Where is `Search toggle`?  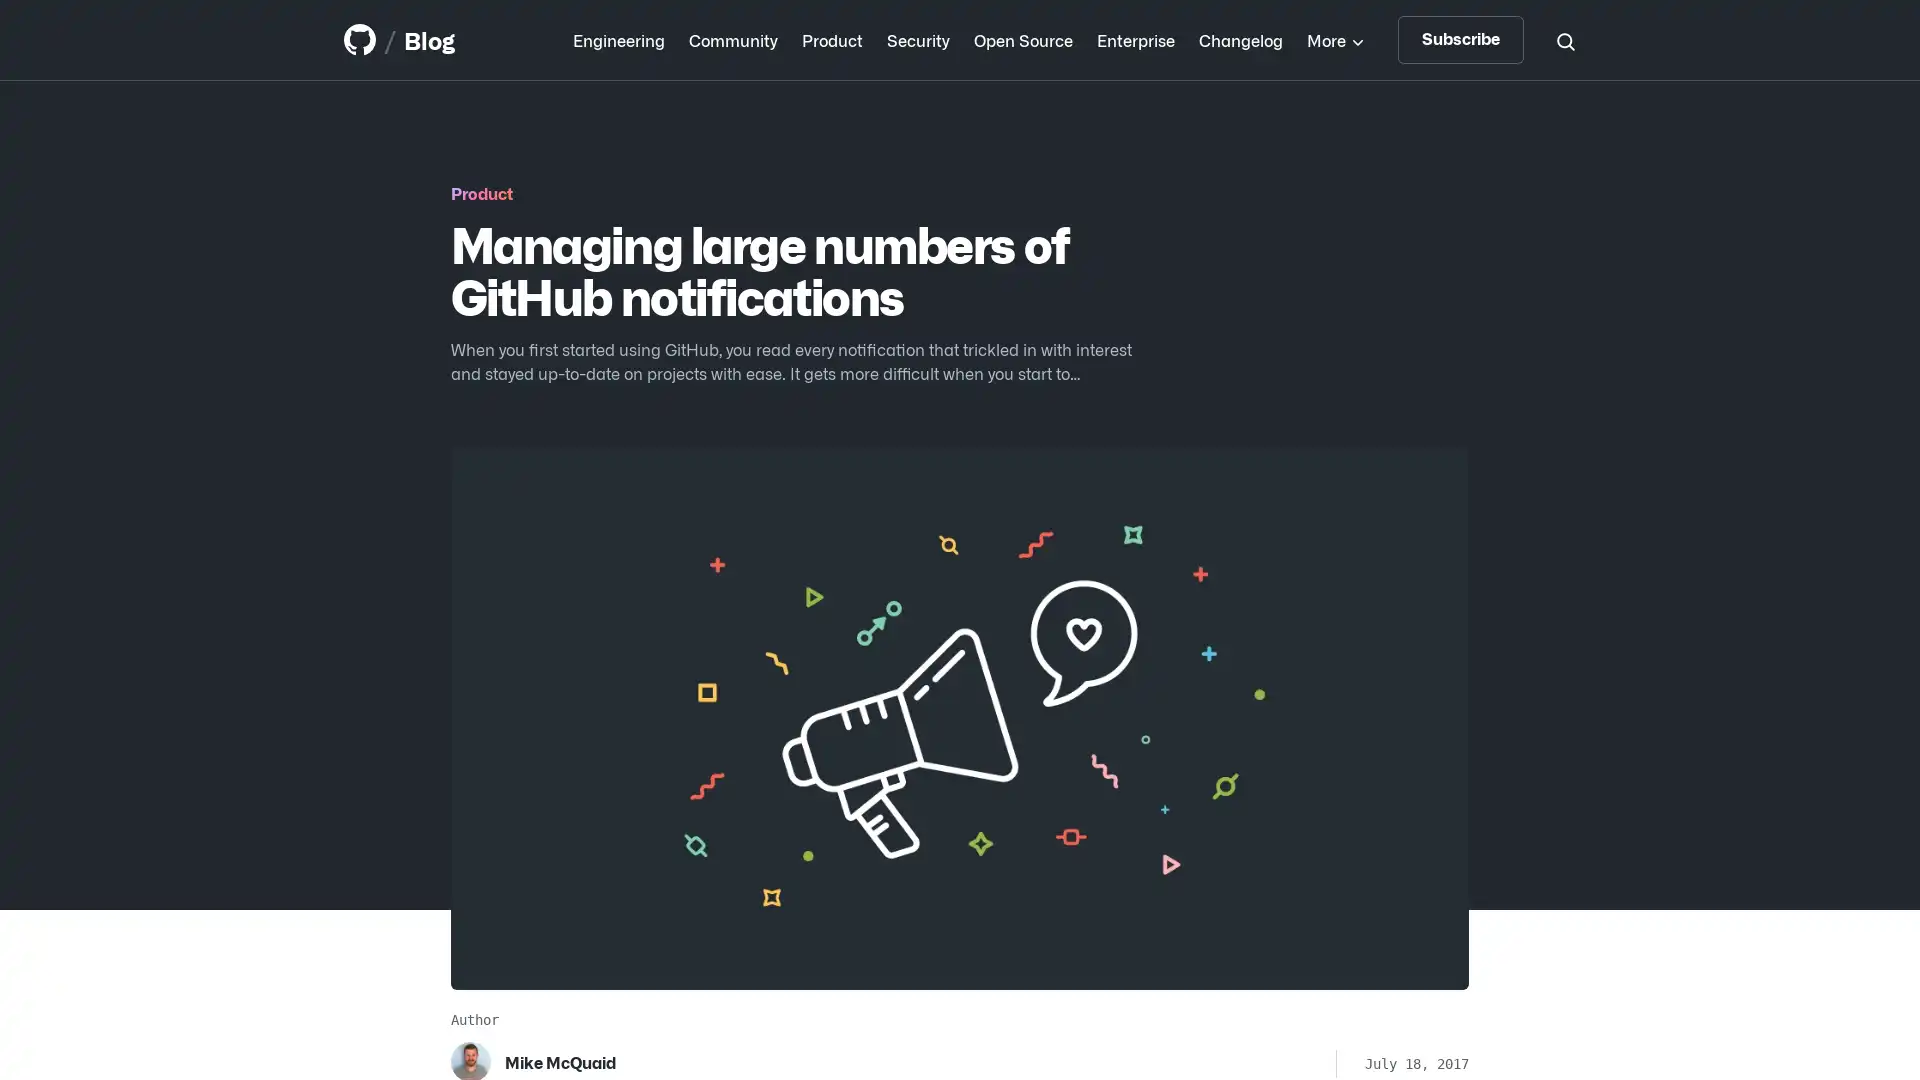
Search toggle is located at coordinates (1564, 38).